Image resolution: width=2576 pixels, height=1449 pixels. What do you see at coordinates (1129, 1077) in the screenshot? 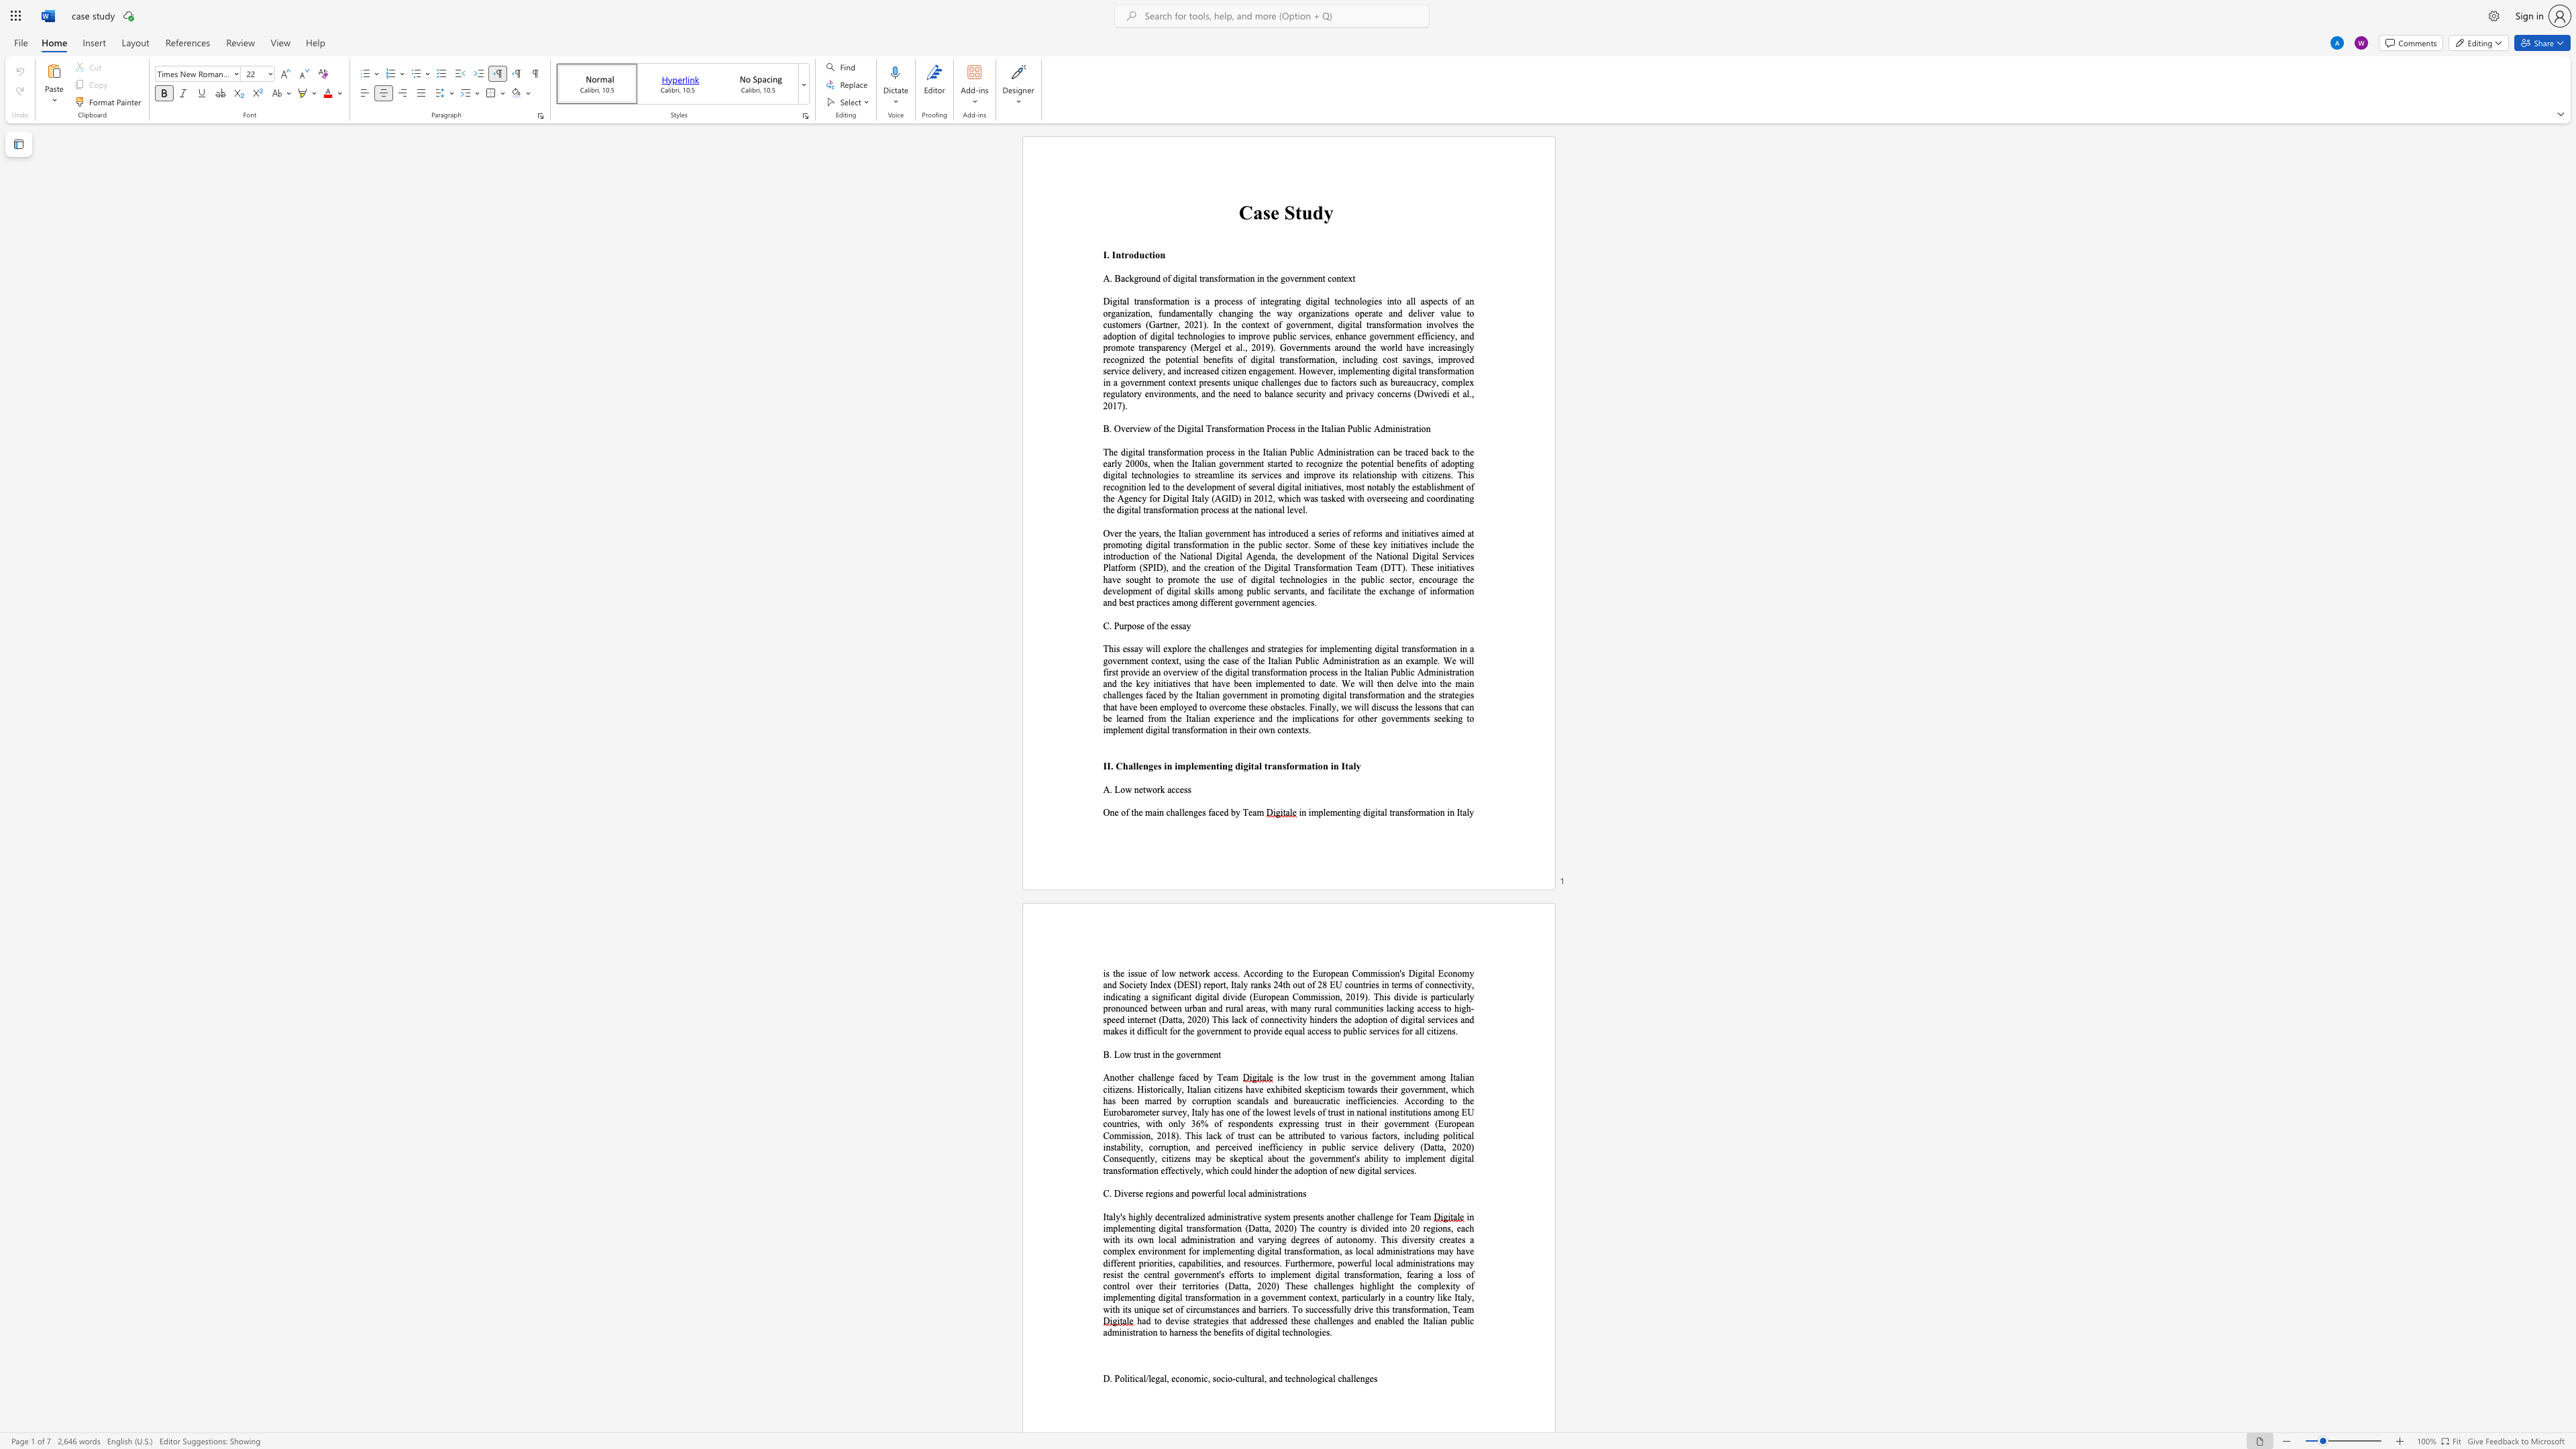
I see `the subset text "r challenge faced by Tea" within the text "Another challenge faced by Team"` at bounding box center [1129, 1077].